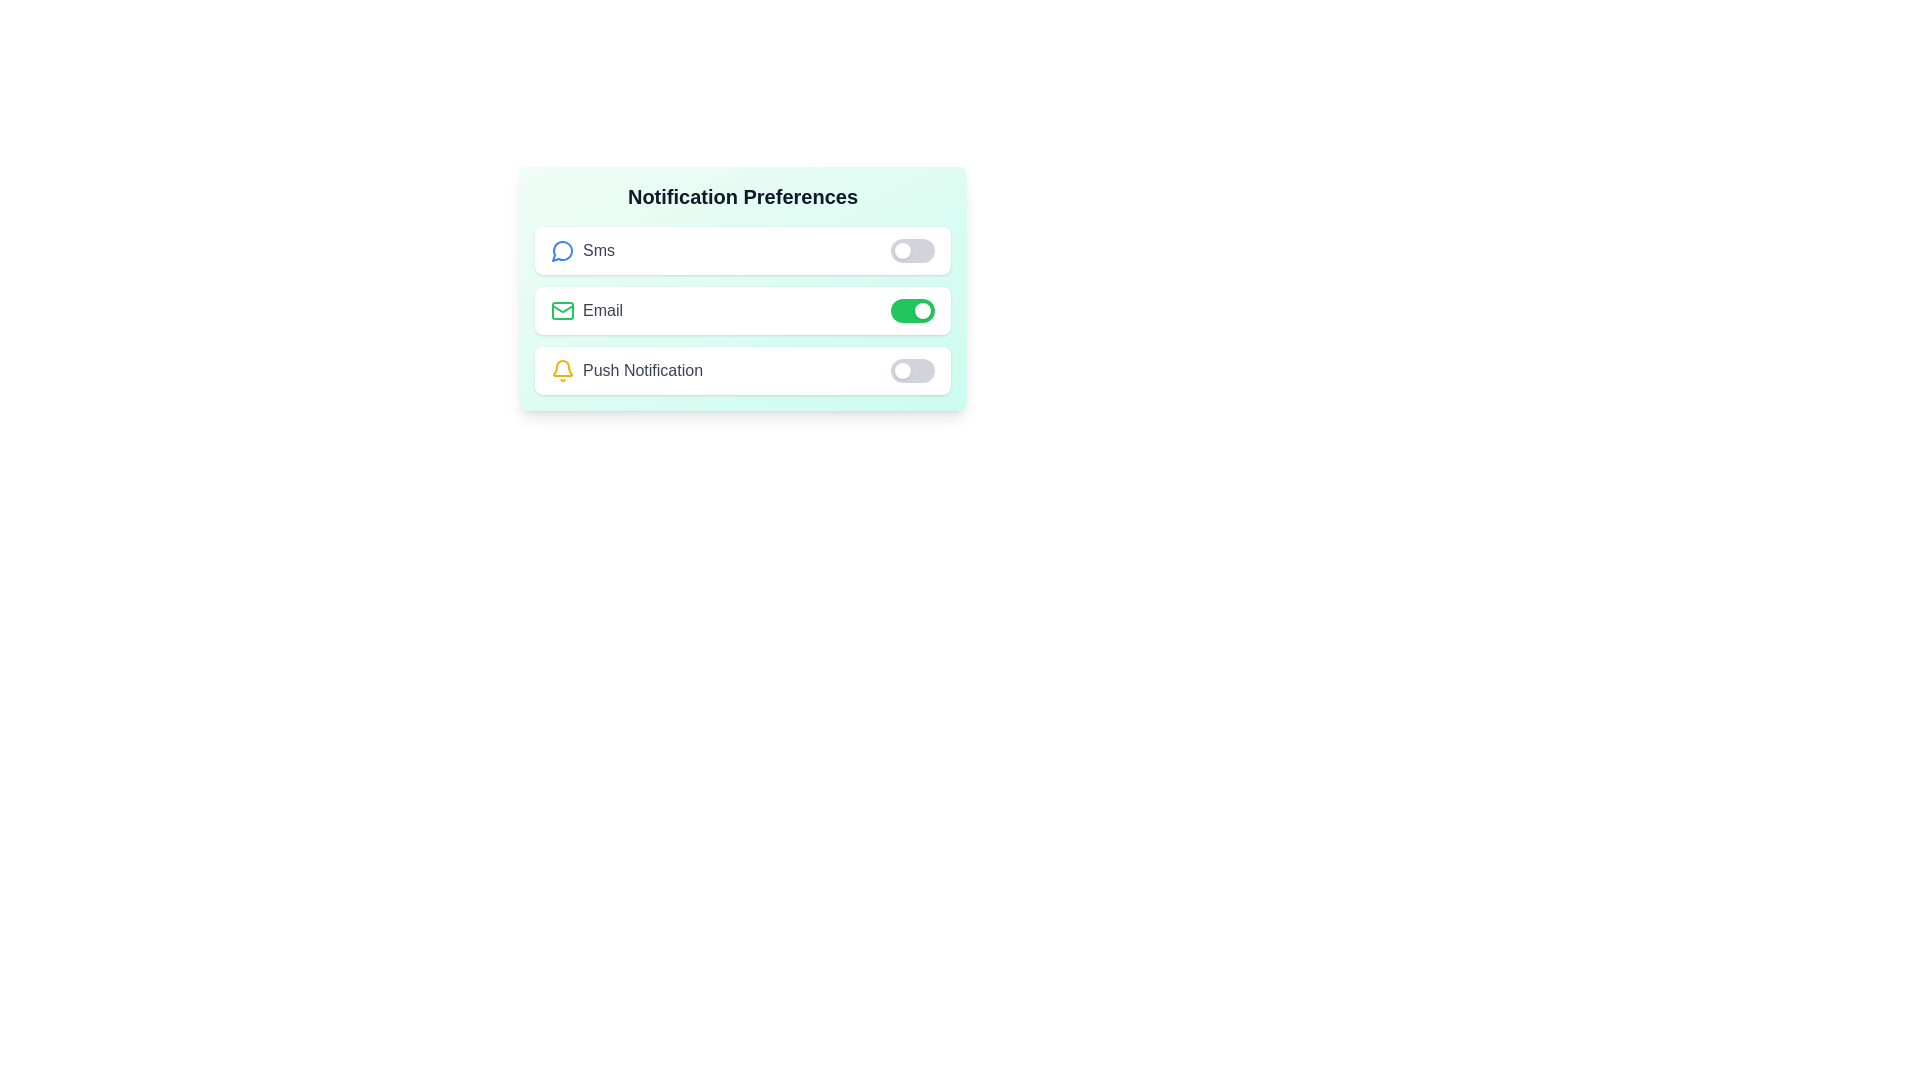 The image size is (1920, 1080). I want to click on the toggle switch for 'Sms' preferences, which is a gray background with a white circular knob indicating the 'off' state, so click(911, 249).